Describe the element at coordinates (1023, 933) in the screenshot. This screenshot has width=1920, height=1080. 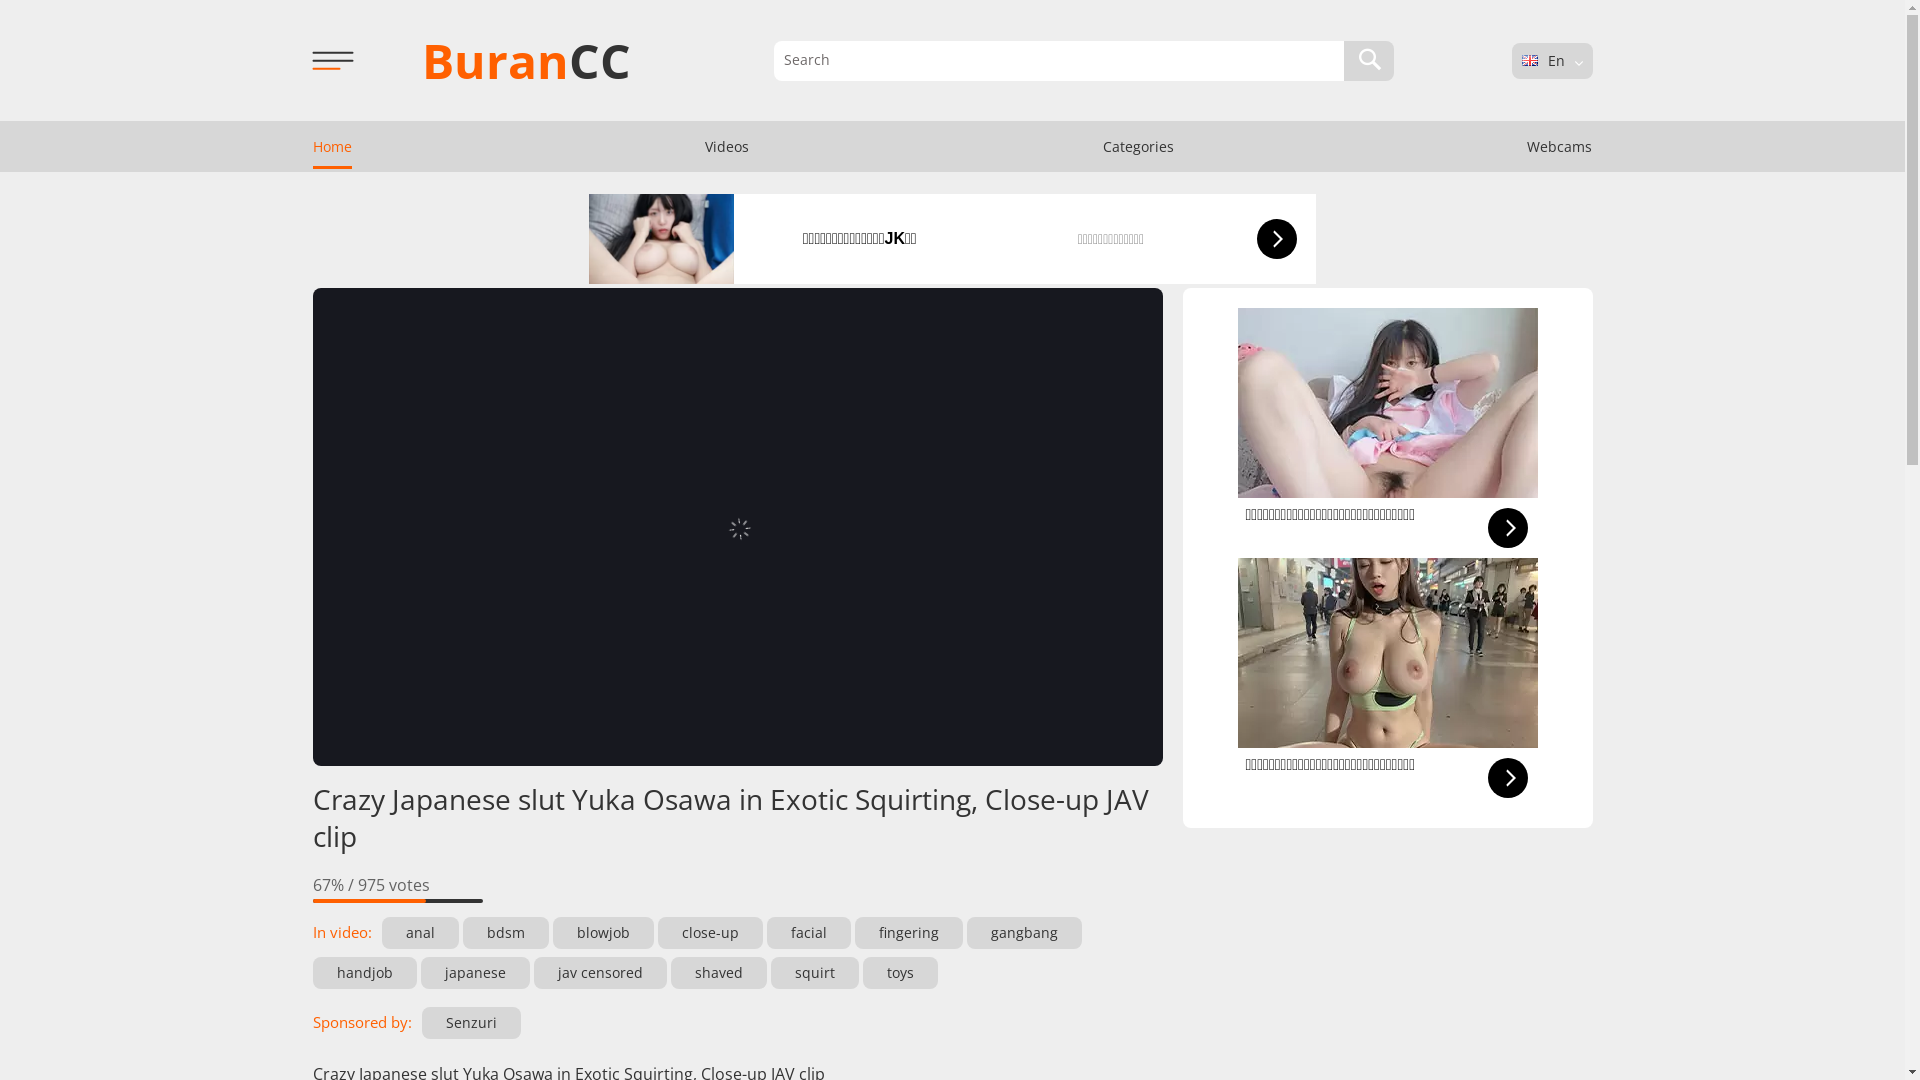
I see `'gangbang'` at that location.